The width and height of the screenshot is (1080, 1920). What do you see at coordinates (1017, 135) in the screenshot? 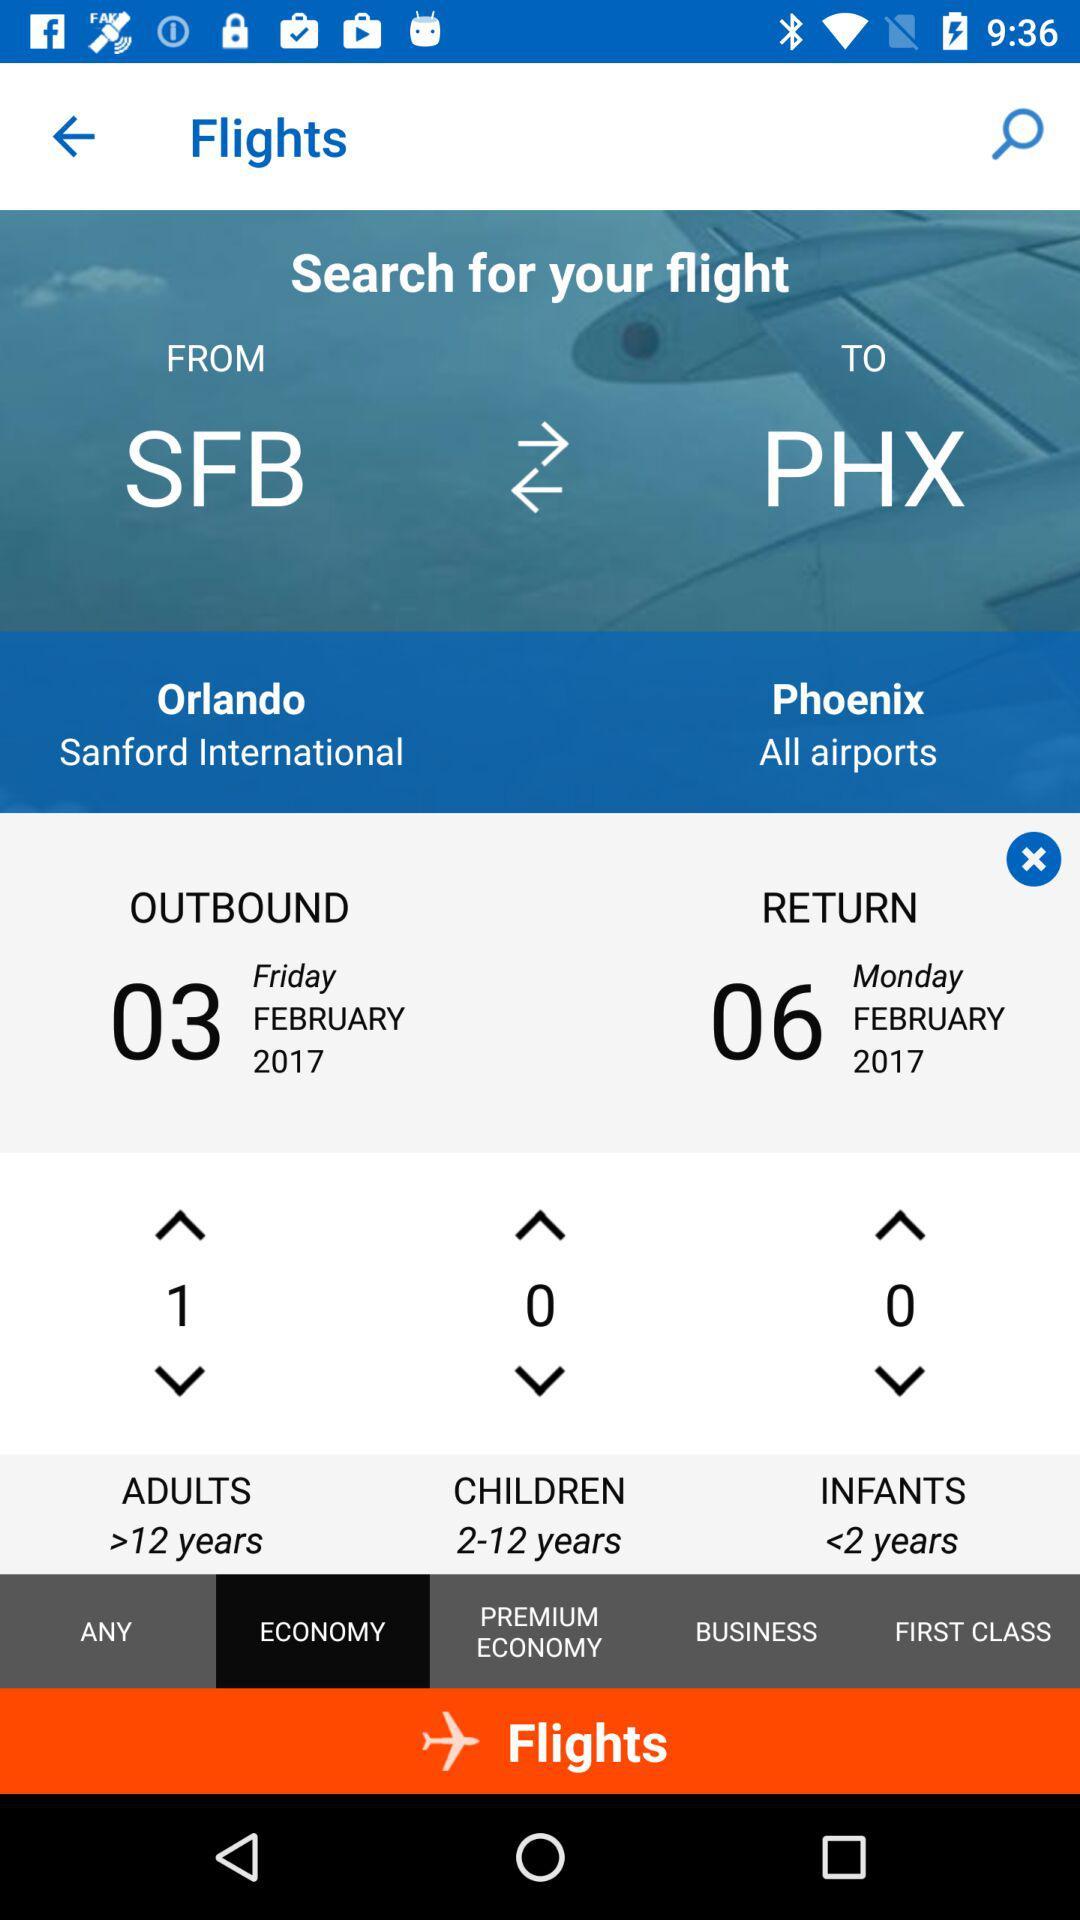
I see `the app next to the flights` at bounding box center [1017, 135].